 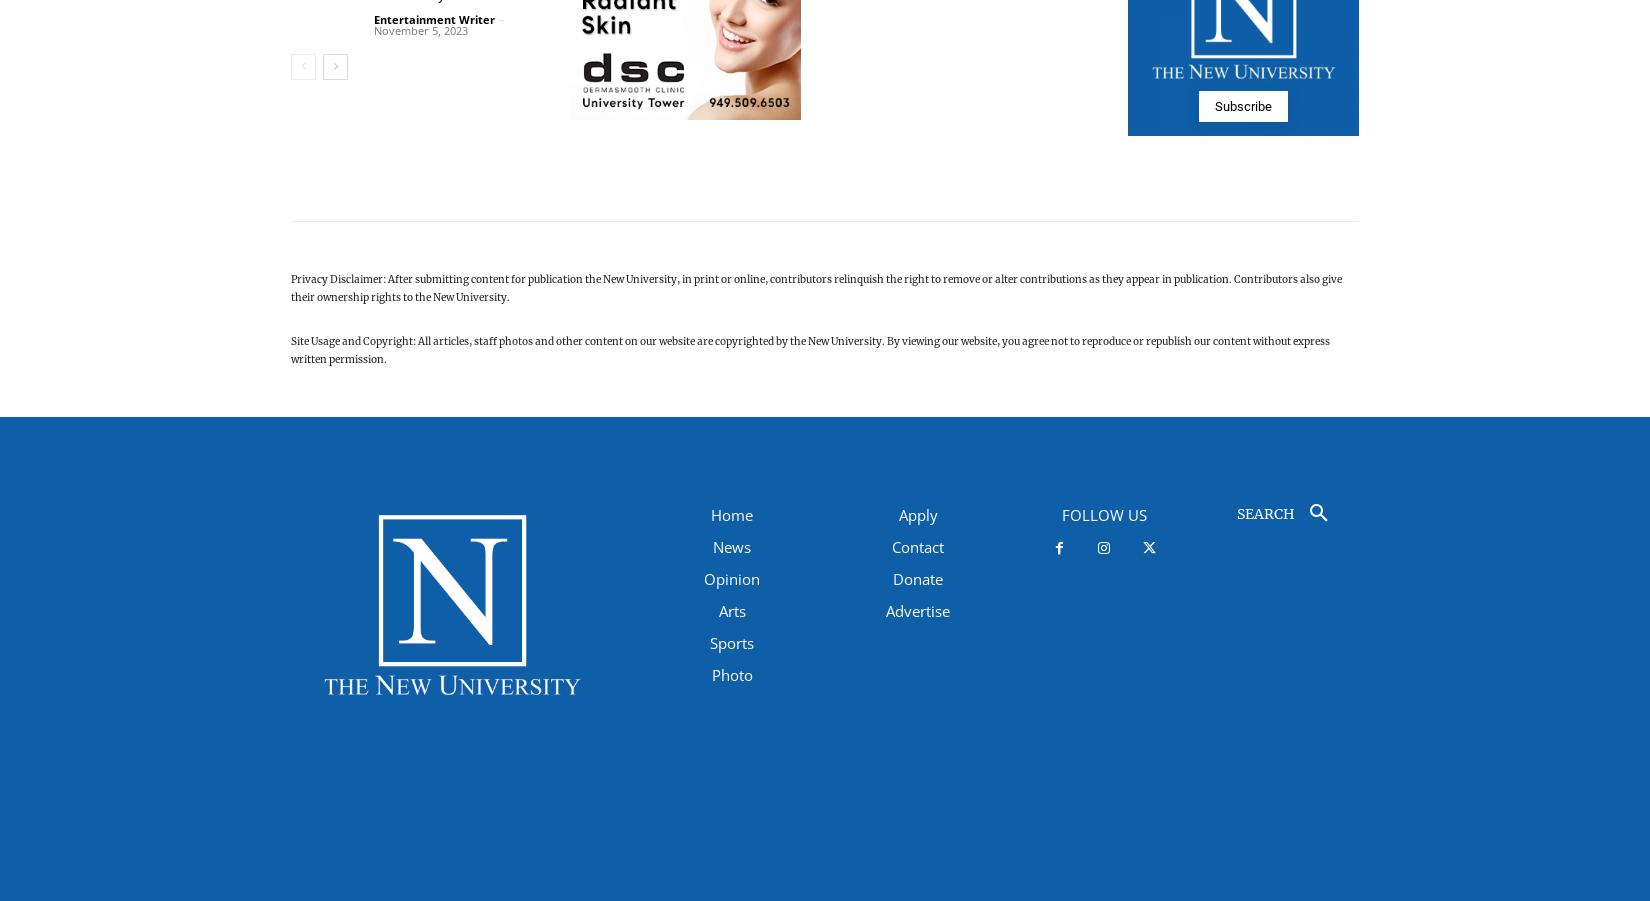 What do you see at coordinates (809, 350) in the screenshot?
I see `'Site Usage and Copyright: All articles, staff photos and other content on our website are copyrighted by the New University. By viewing our website, you agree not to reproduce or republish our content without express written permission.'` at bounding box center [809, 350].